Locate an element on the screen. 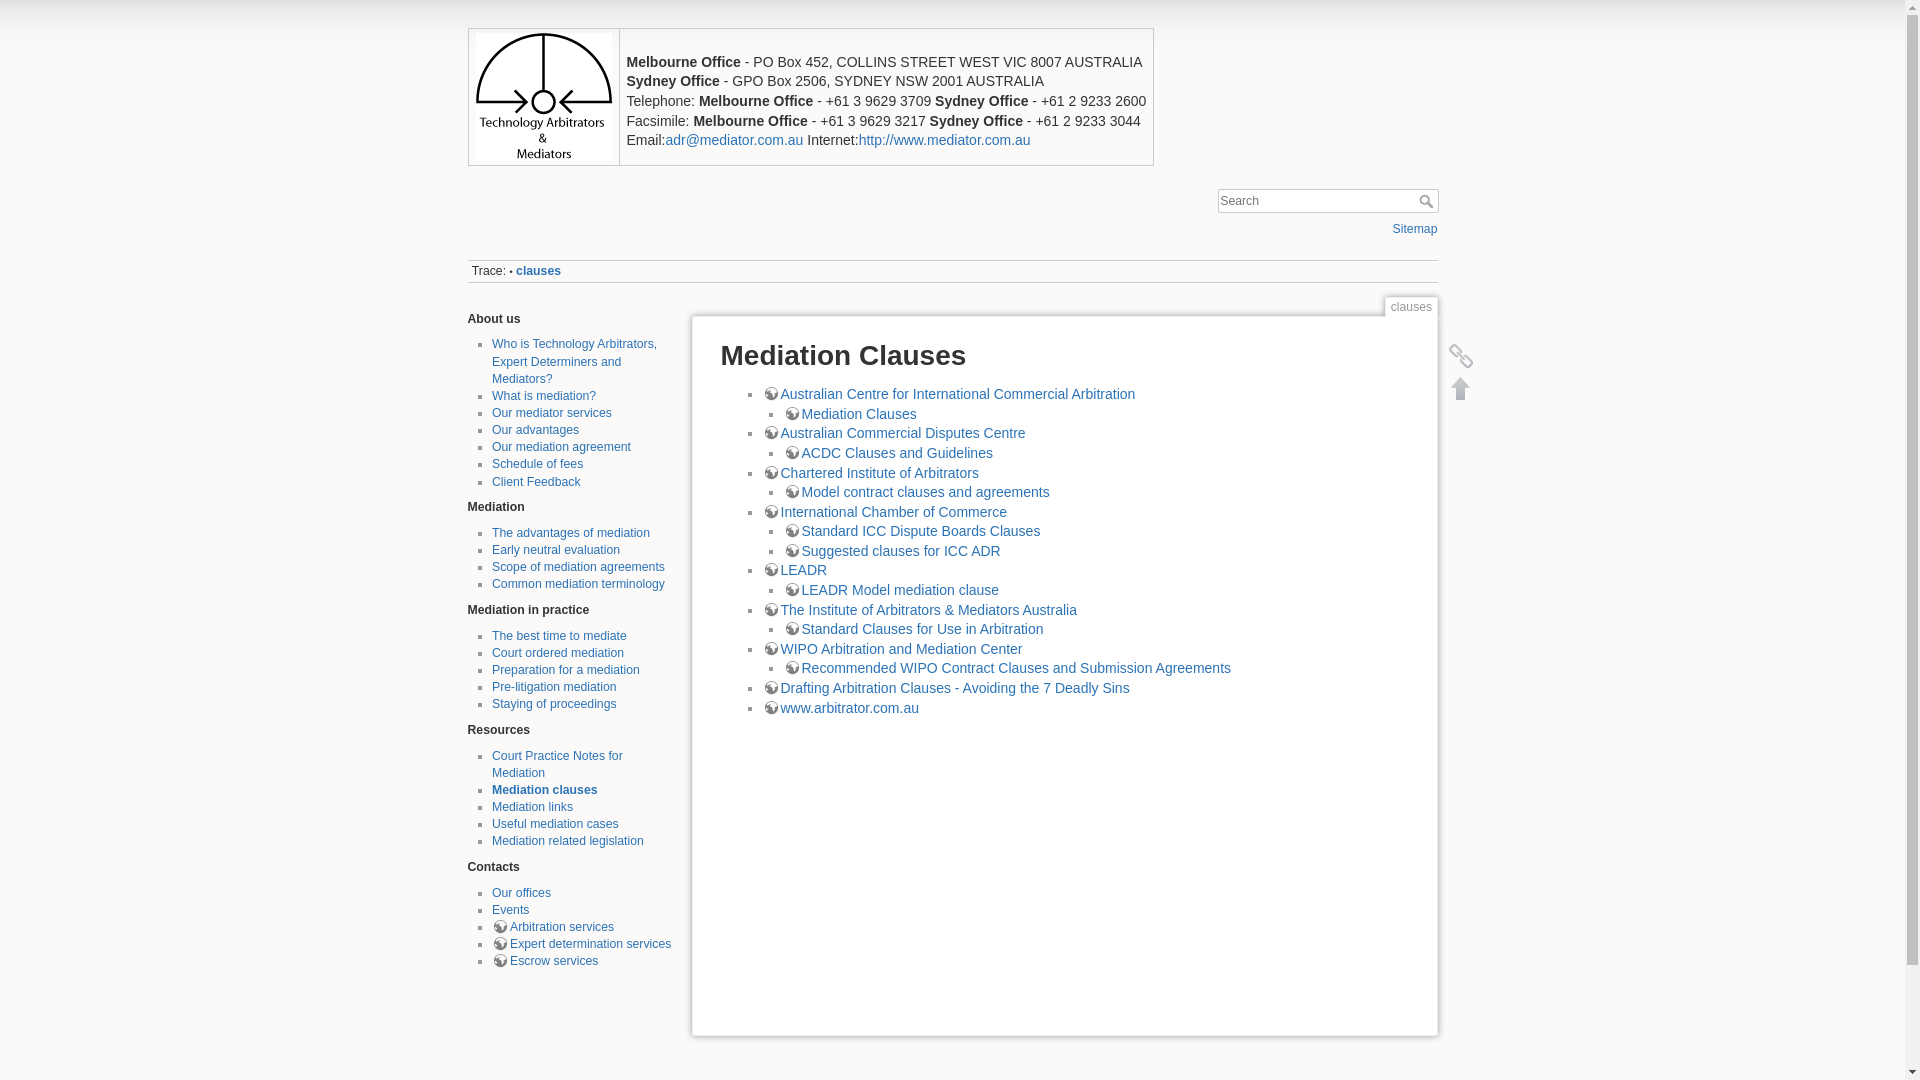  'Escrow services' is located at coordinates (545, 959).